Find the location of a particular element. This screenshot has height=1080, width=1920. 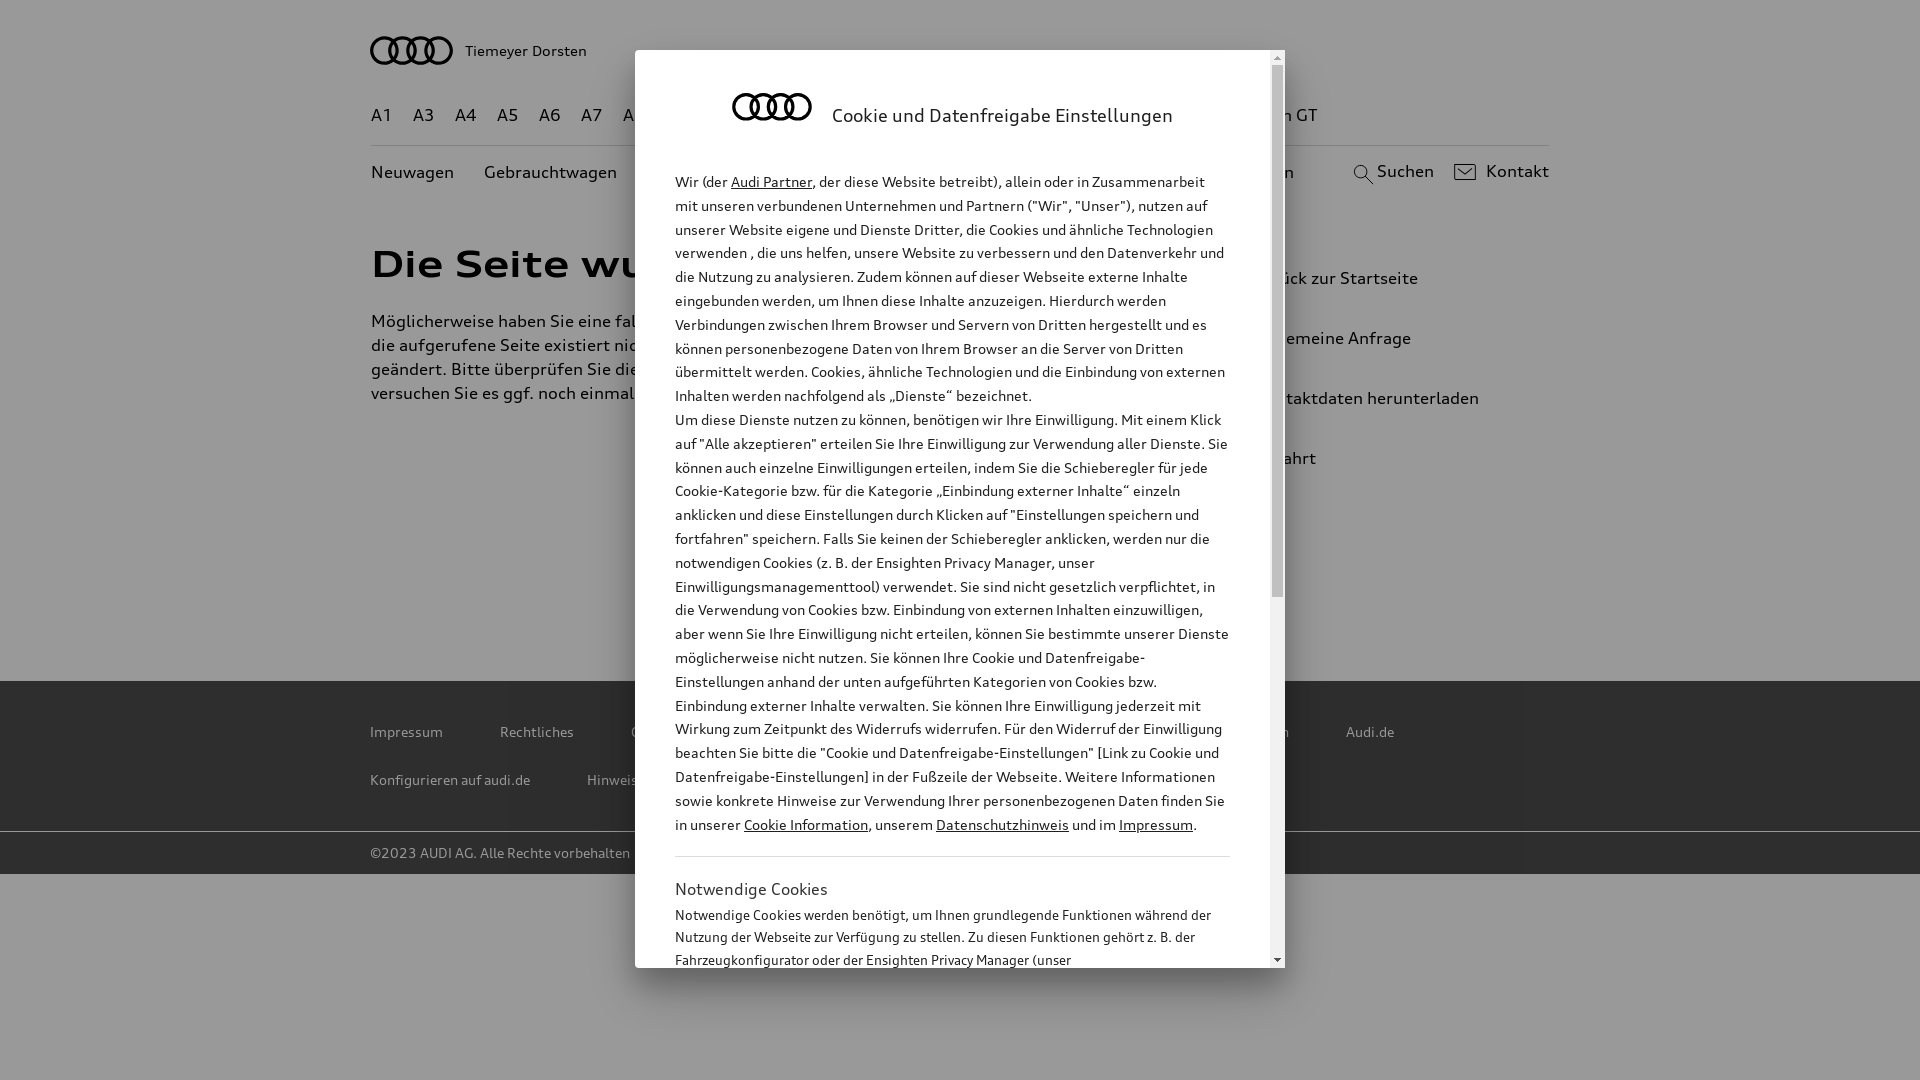

'Cookie Information' is located at coordinates (675, 1058).